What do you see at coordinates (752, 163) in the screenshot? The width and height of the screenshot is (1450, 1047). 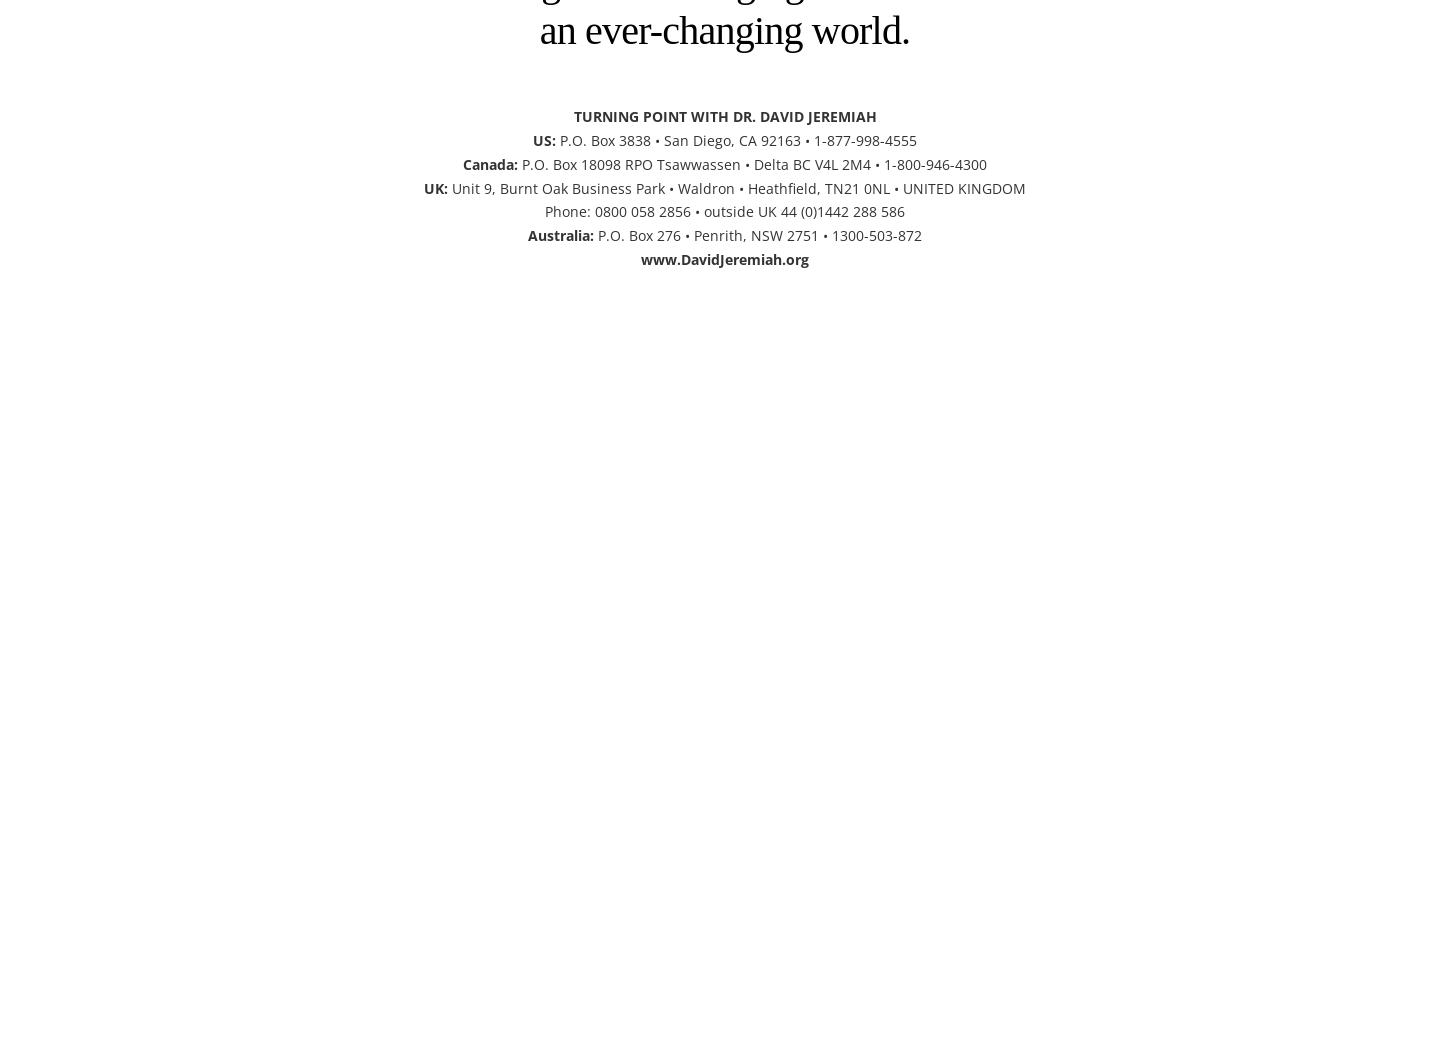 I see `'P.O. Box 18098 RPO Tsawwassen • Delta BC V4L 2M4 • 1-800-946-4300'` at bounding box center [752, 163].